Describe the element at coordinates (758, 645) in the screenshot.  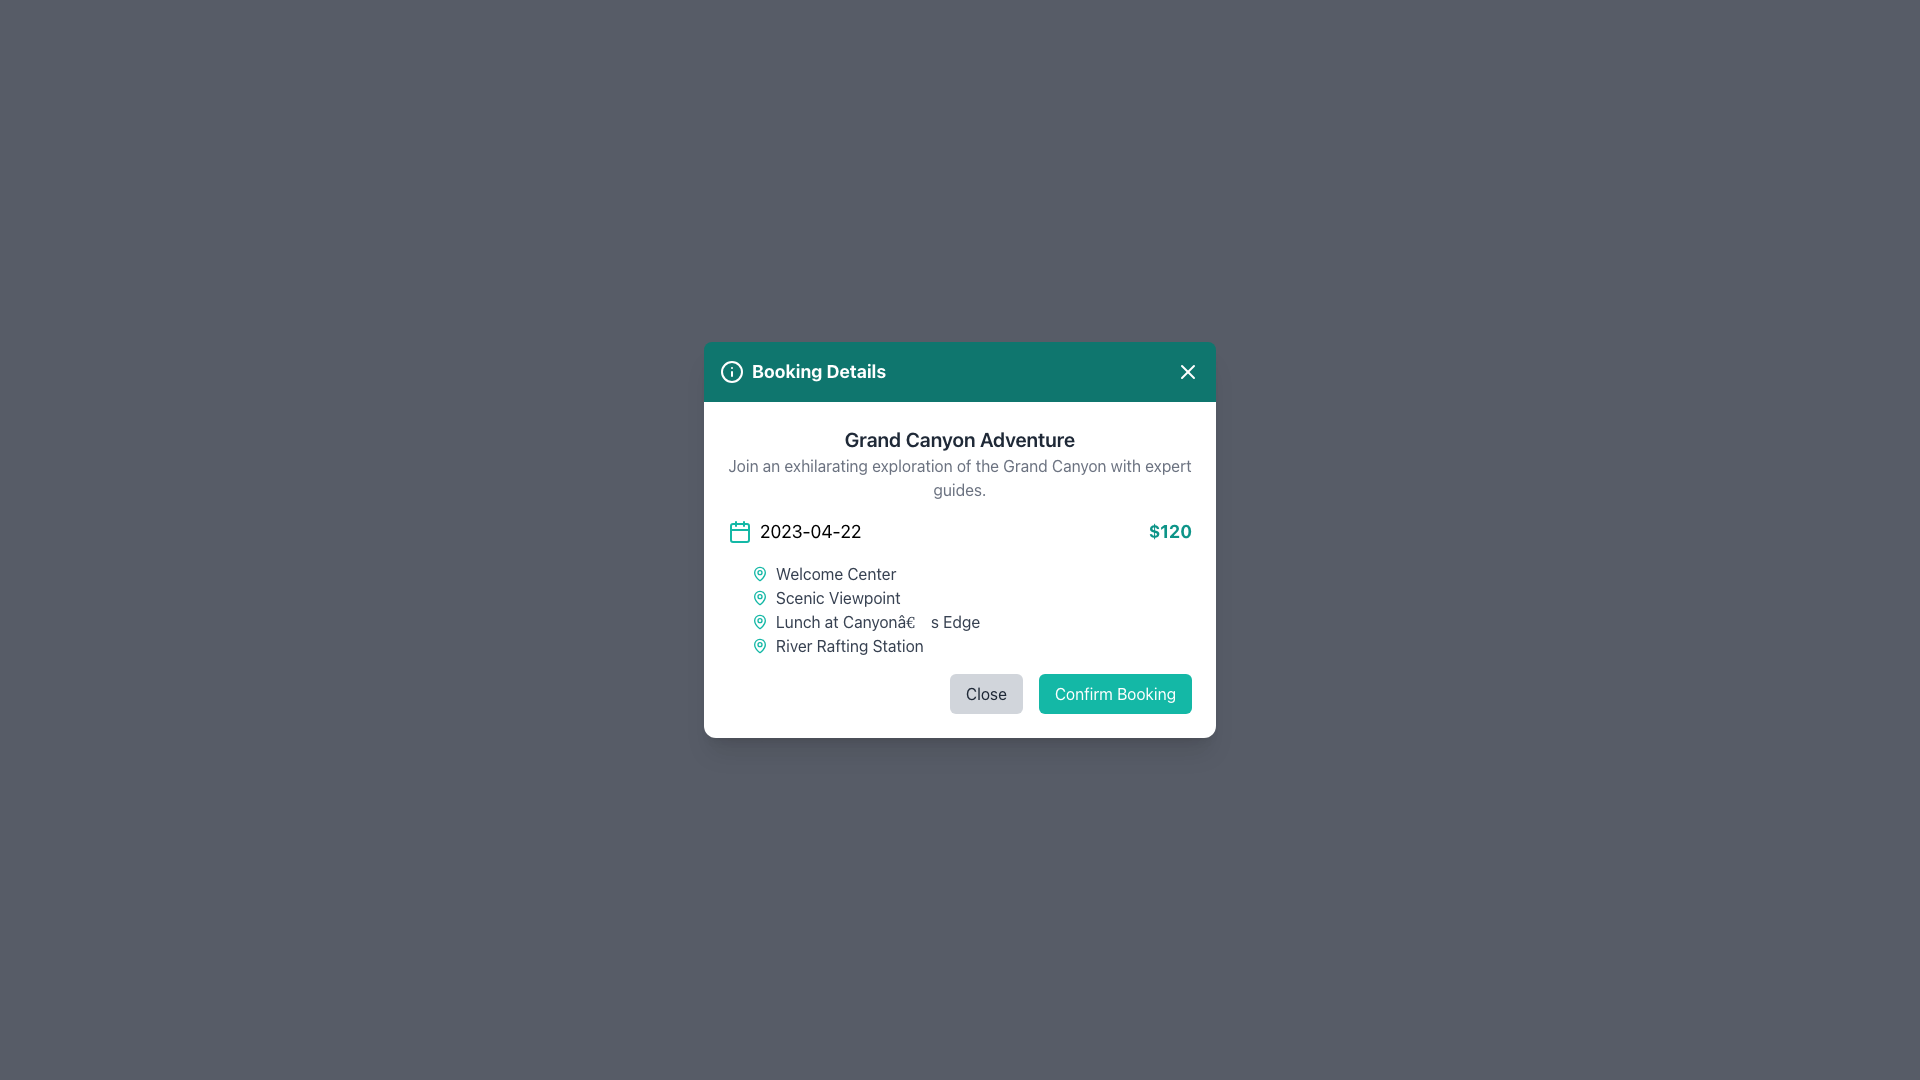
I see `the small teardrop-shaped icon with a turquoise outline and white interior located to the left of the text 'River Rafting Station' in the Booking Details section` at that location.